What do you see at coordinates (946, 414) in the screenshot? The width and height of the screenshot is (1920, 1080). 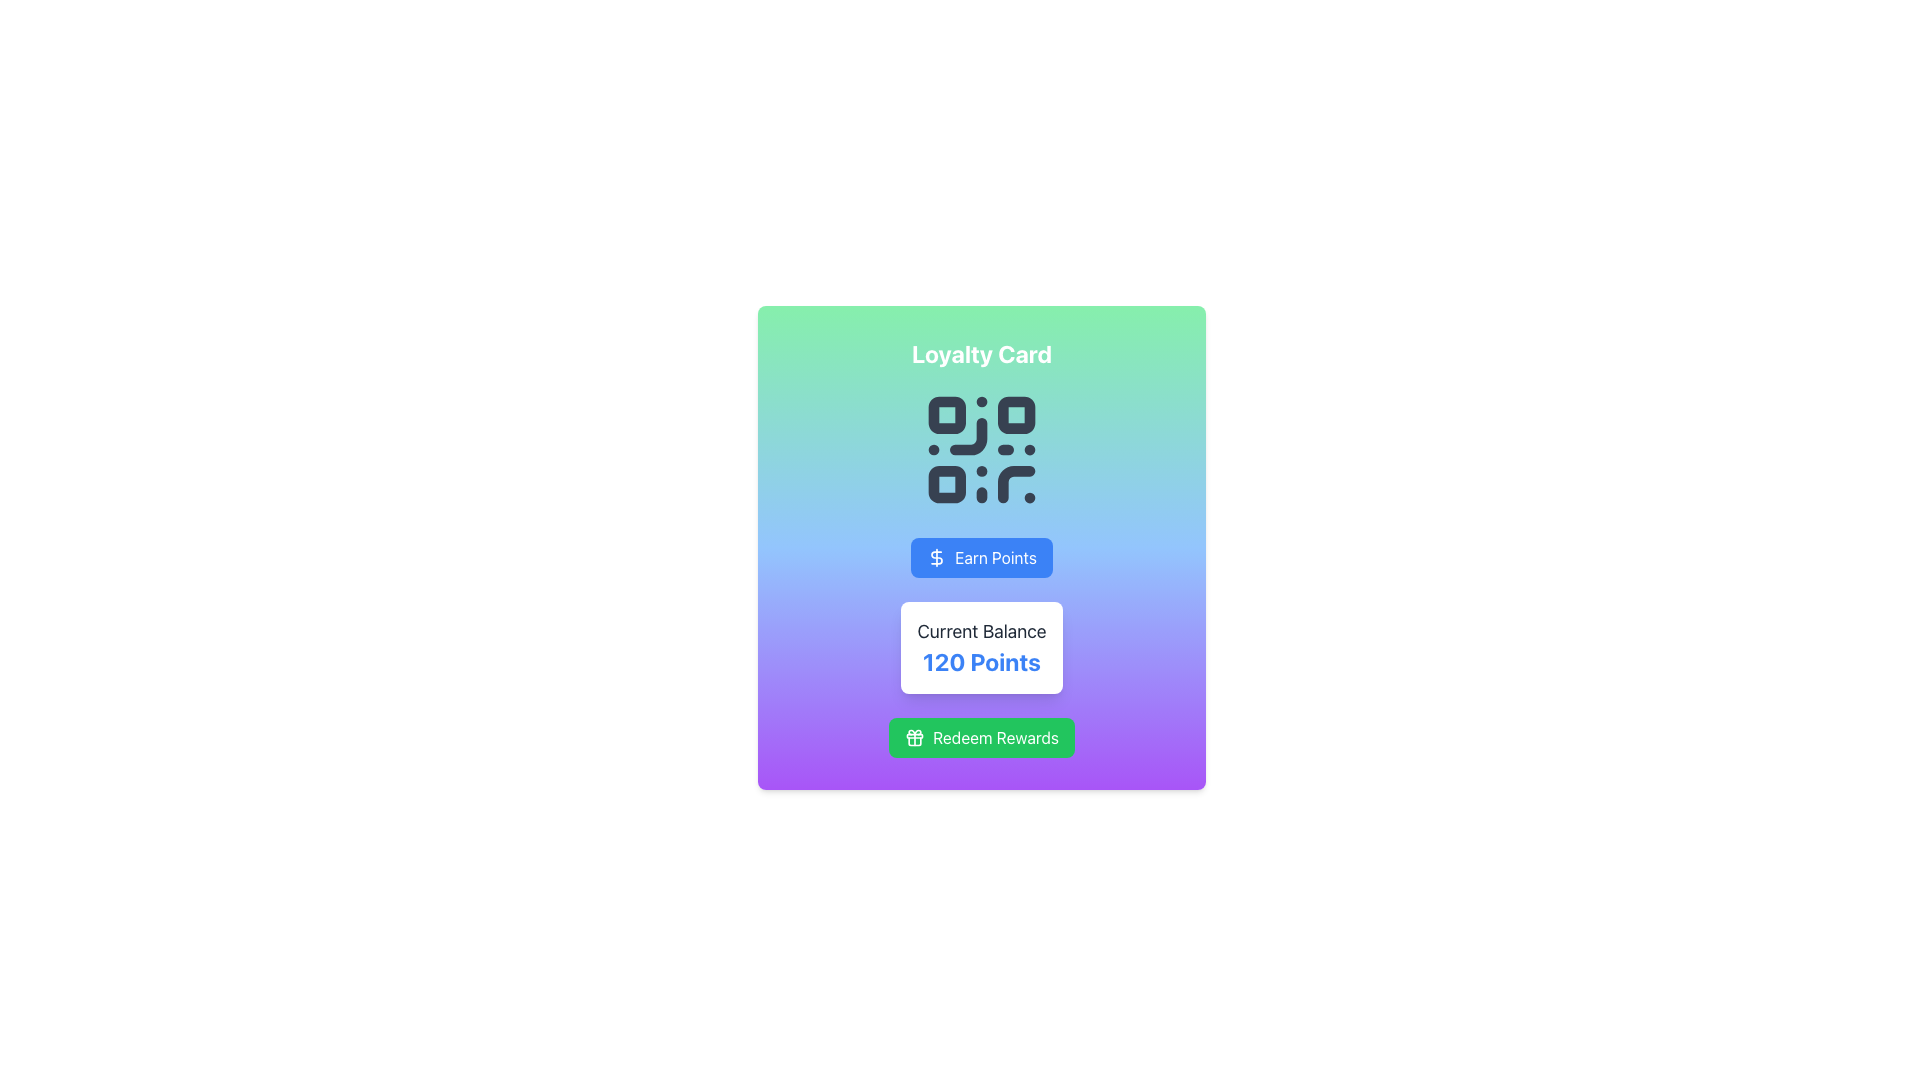 I see `the small square shape with rounded corners that is part of the QR code graphic in the top-left section of the Loyalty Card, which has a cyan or light green fill color` at bounding box center [946, 414].